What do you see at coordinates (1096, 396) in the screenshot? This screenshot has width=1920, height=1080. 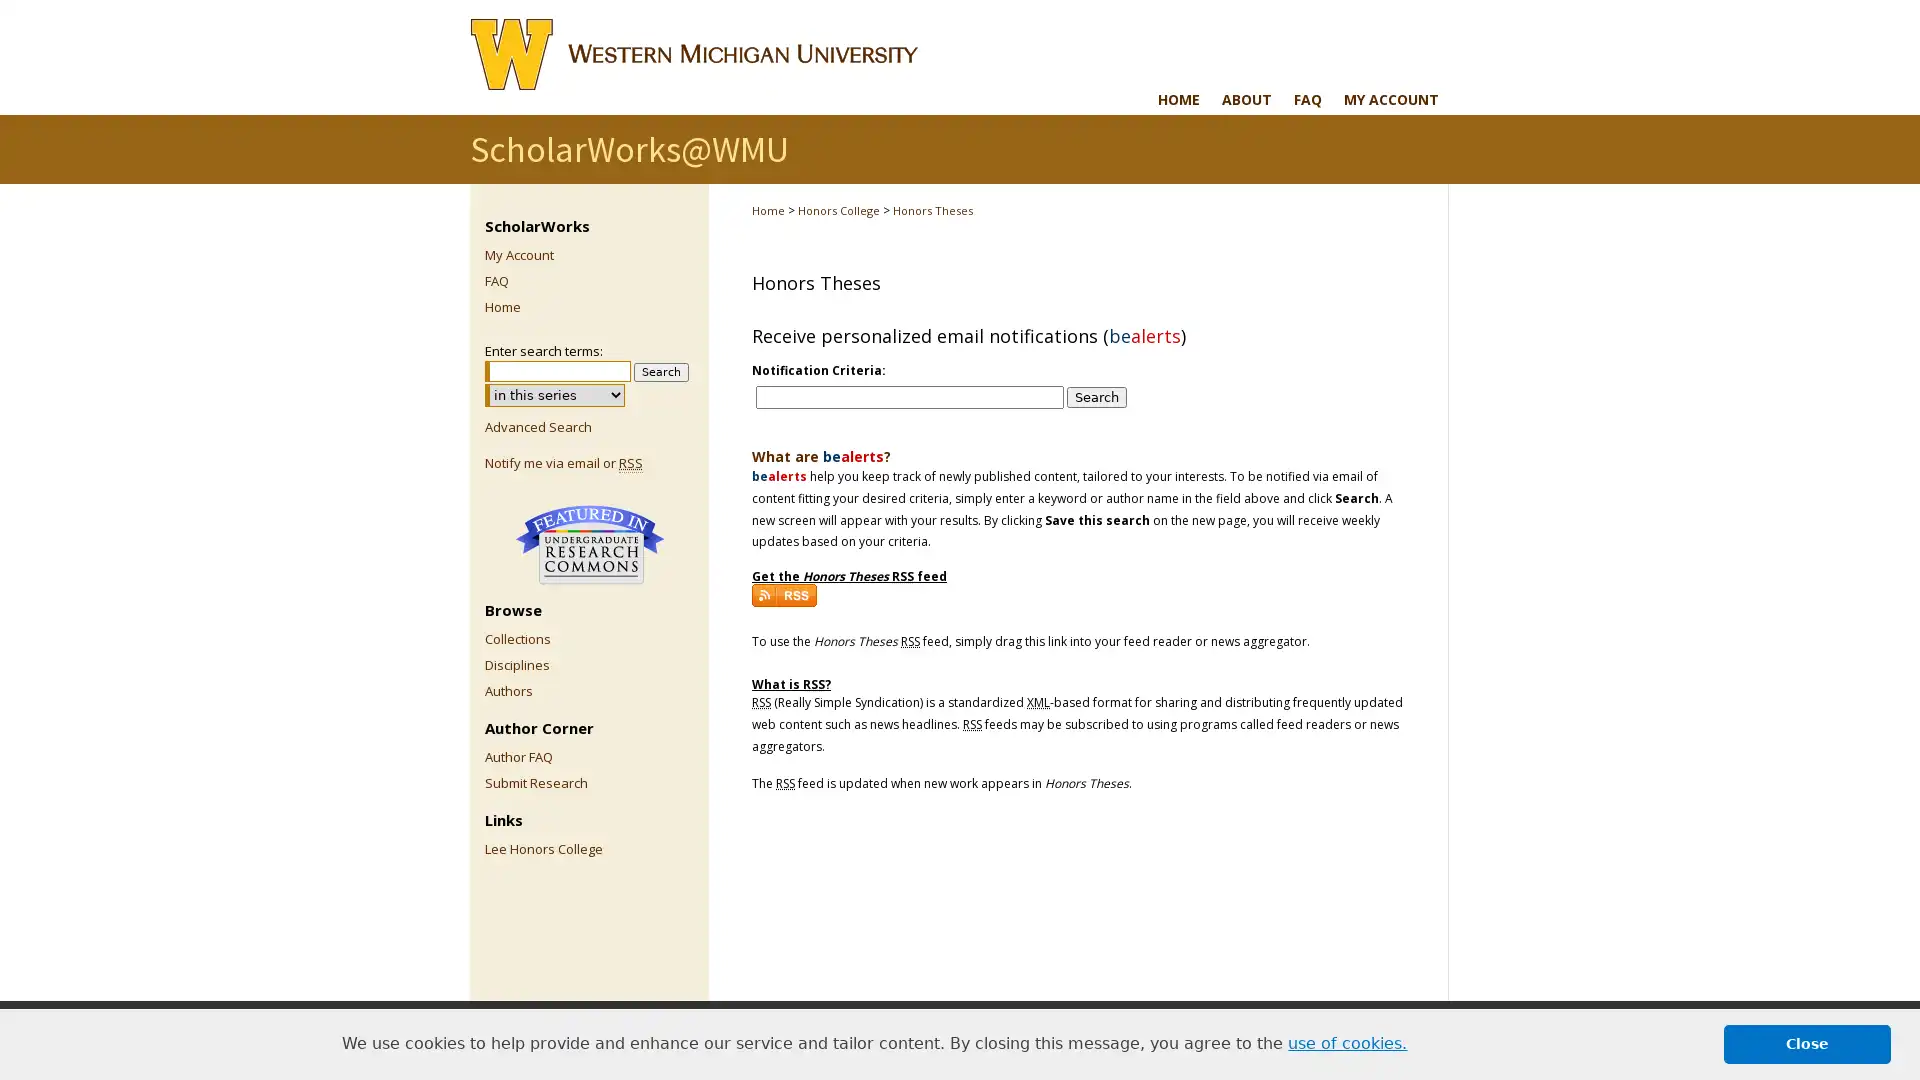 I see `Search` at bounding box center [1096, 396].